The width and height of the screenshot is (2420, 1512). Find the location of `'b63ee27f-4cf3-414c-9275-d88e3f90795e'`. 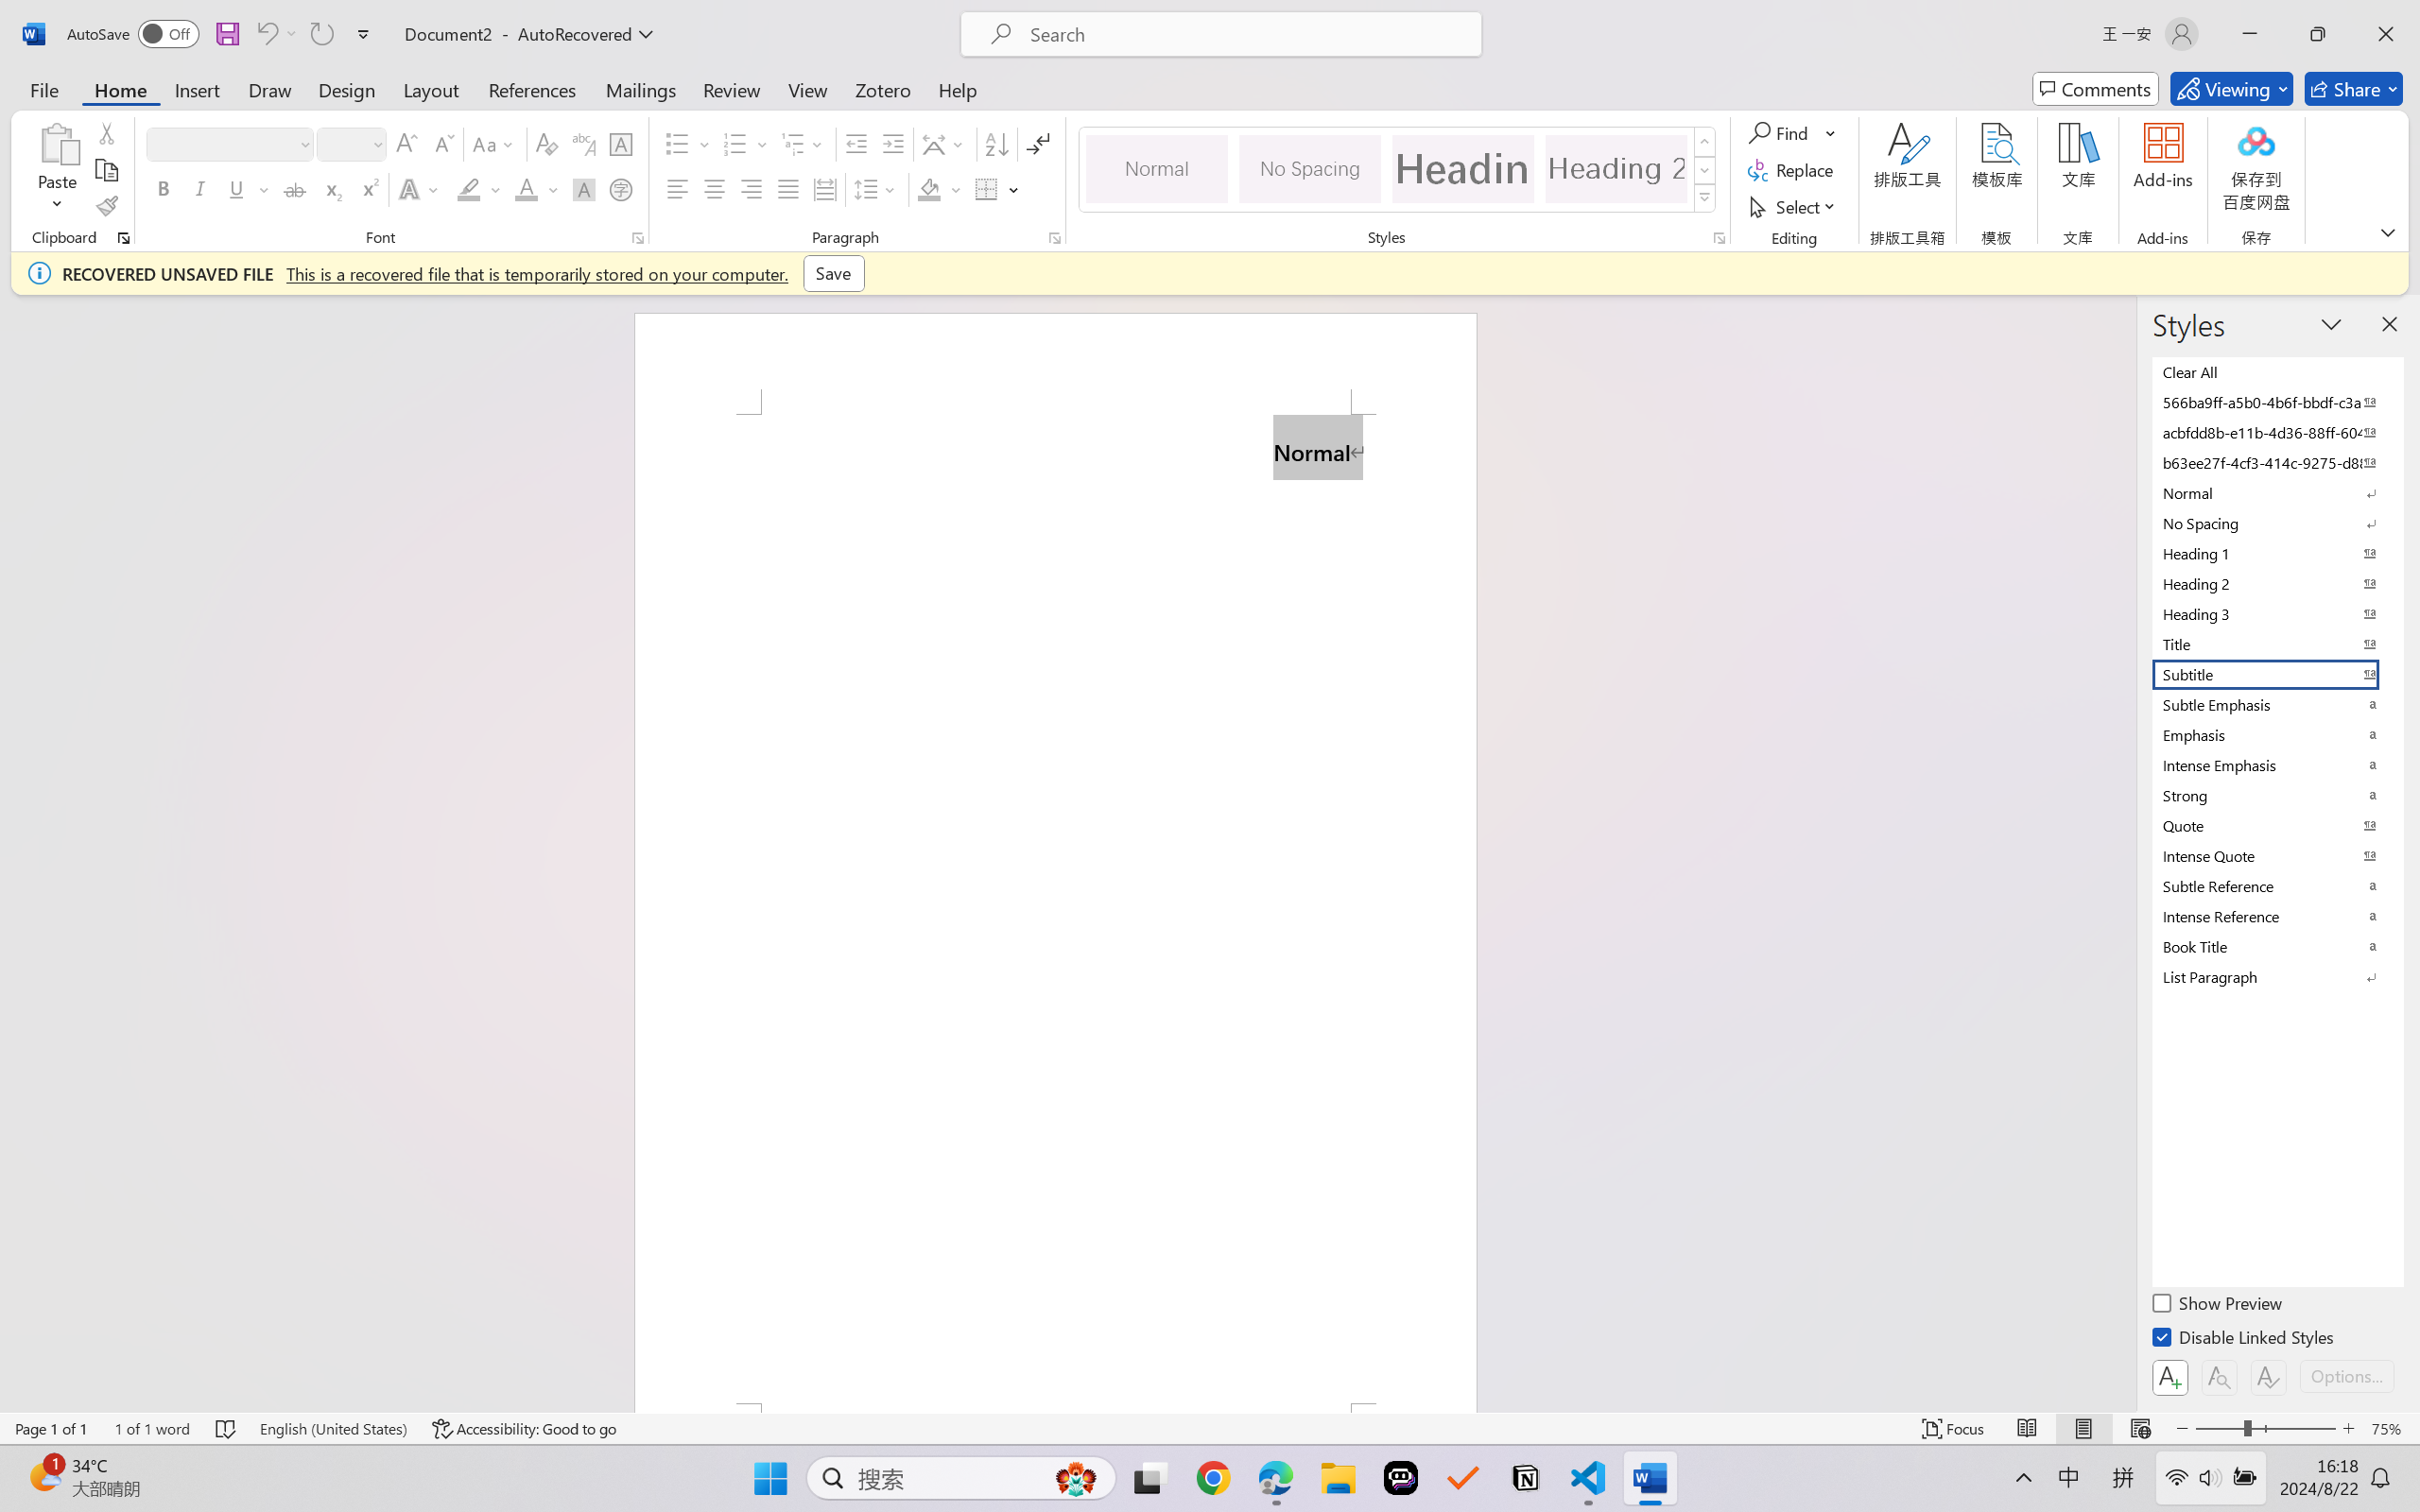

'b63ee27f-4cf3-414c-9275-d88e3f90795e' is located at coordinates (2275, 461).